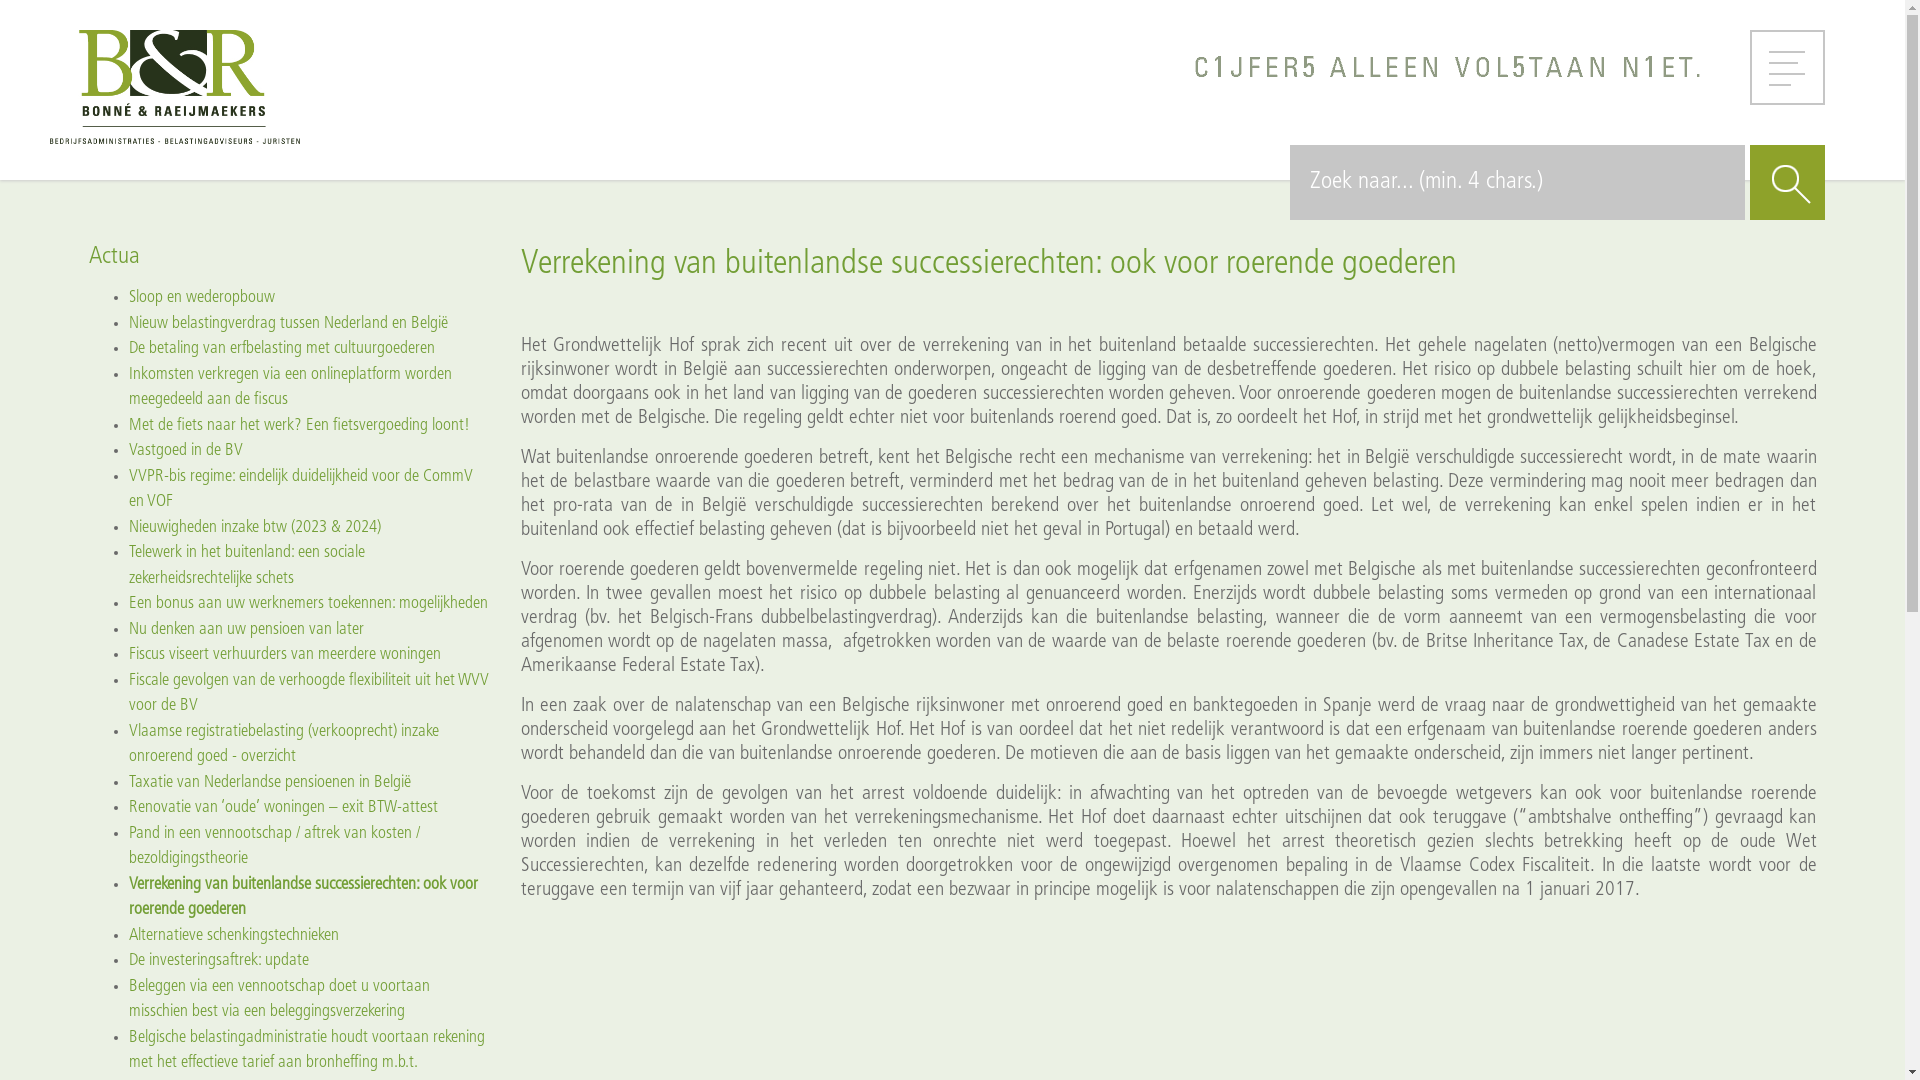 The width and height of the screenshot is (1920, 1080). I want to click on 'Nu denken aan uw pensioen van later', so click(244, 627).